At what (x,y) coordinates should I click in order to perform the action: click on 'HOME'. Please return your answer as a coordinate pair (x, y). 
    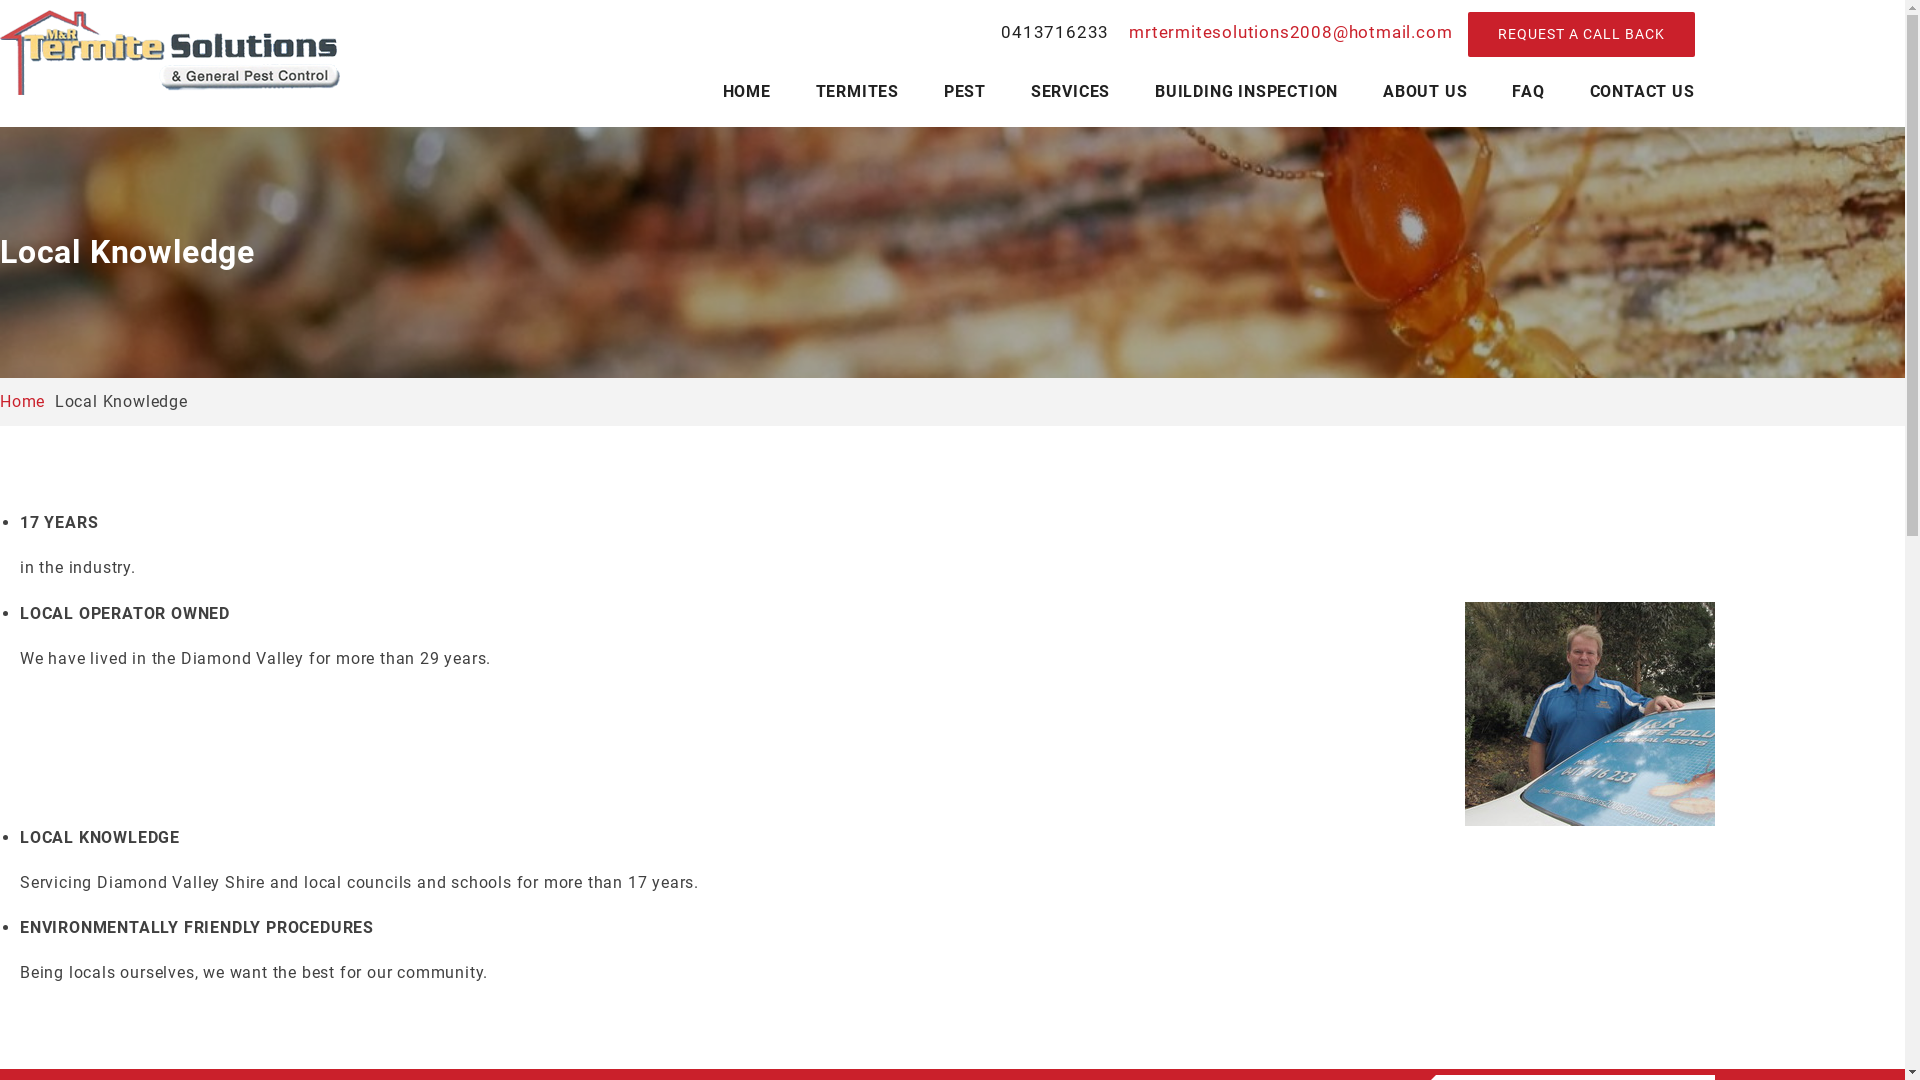
    Looking at the image, I should click on (746, 92).